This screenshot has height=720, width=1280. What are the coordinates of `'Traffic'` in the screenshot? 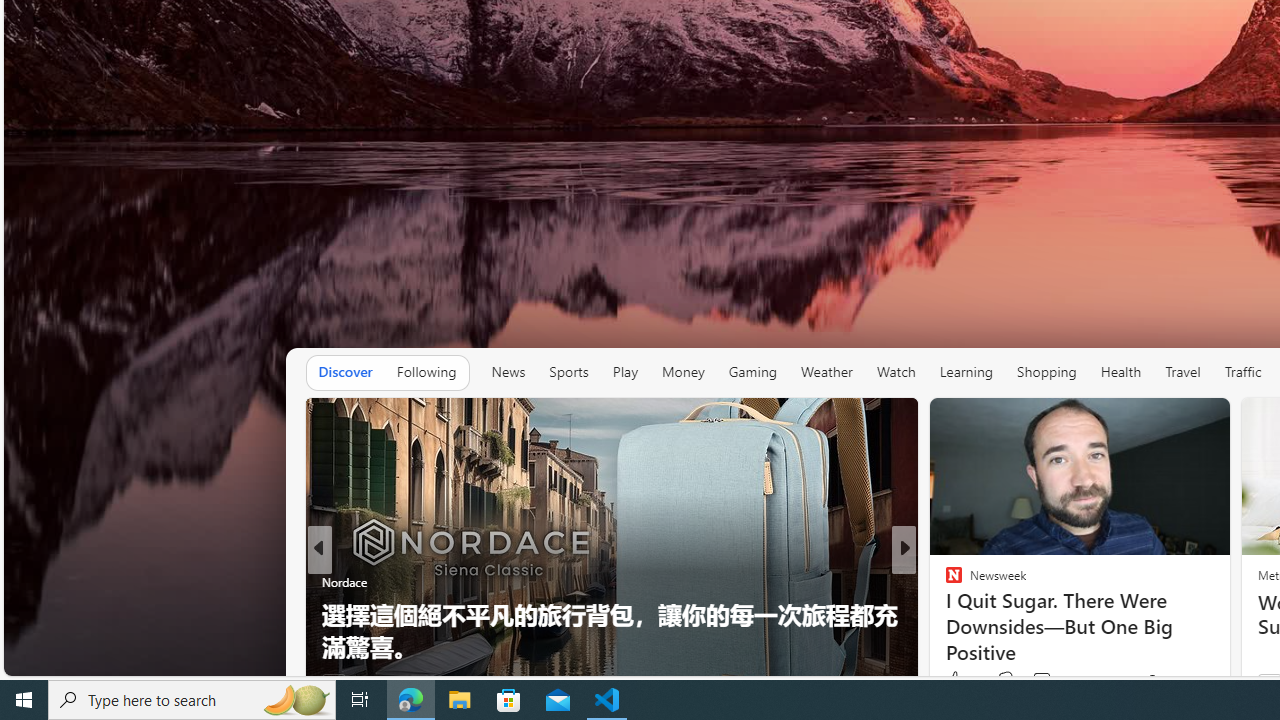 It's located at (1241, 372).